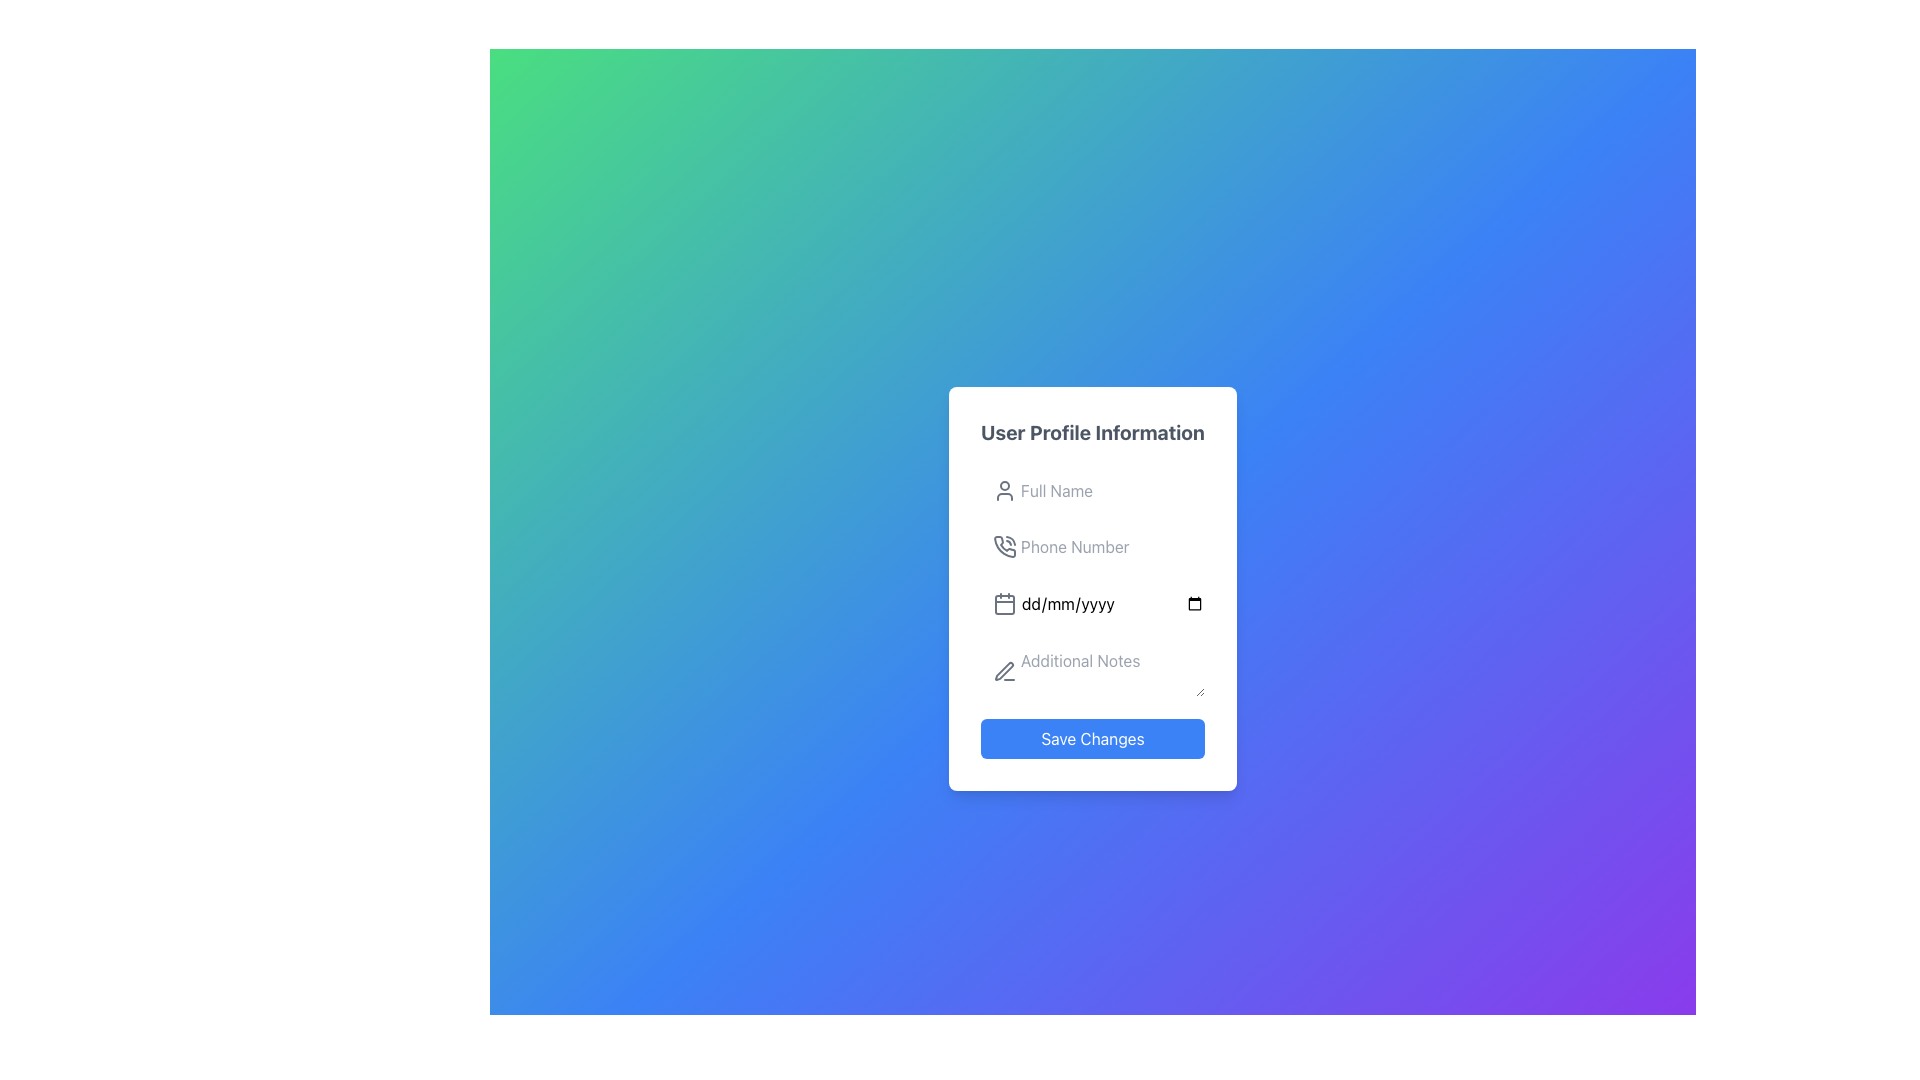  What do you see at coordinates (1004, 604) in the screenshot?
I see `the square-shaped decorative calendar icon element located to the left of the 'dd/mm/yyyy' input field` at bounding box center [1004, 604].